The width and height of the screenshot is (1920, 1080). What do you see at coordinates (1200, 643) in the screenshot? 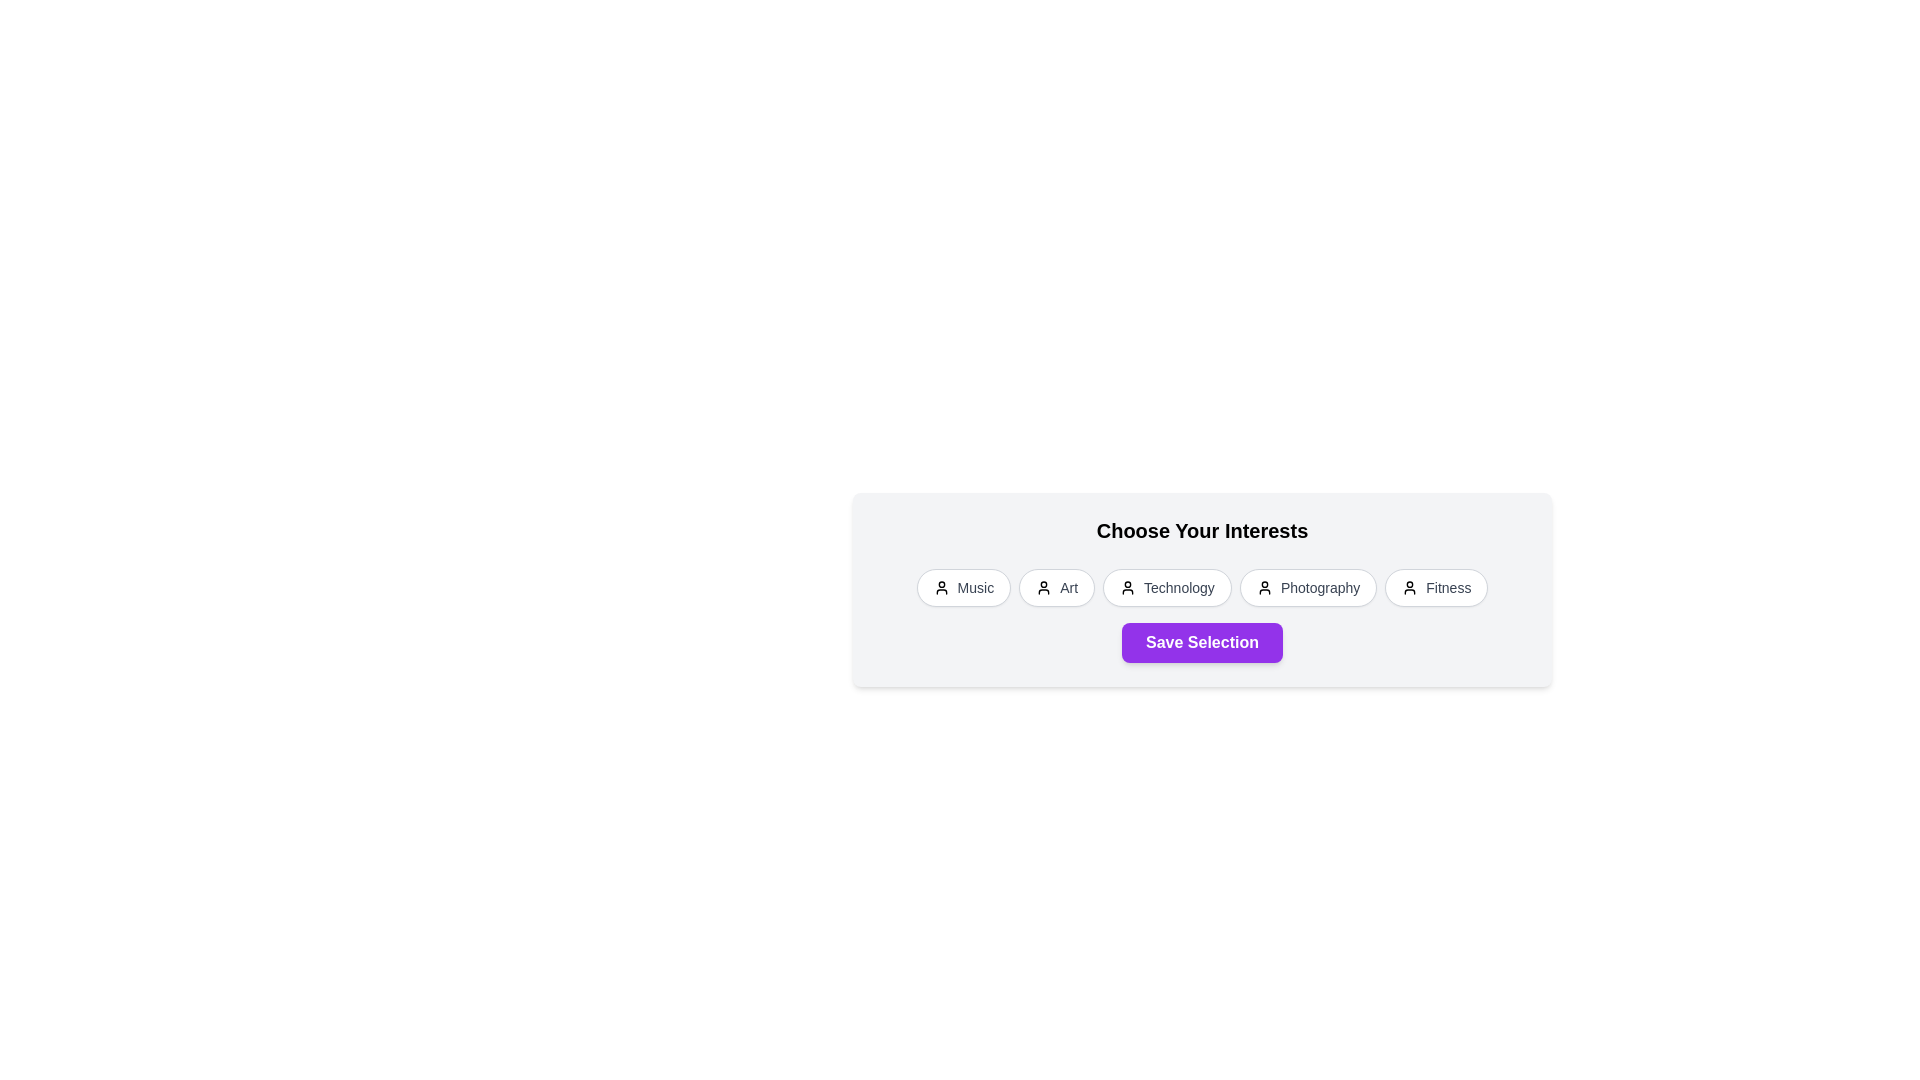
I see `the 'Save Selection' button` at bounding box center [1200, 643].